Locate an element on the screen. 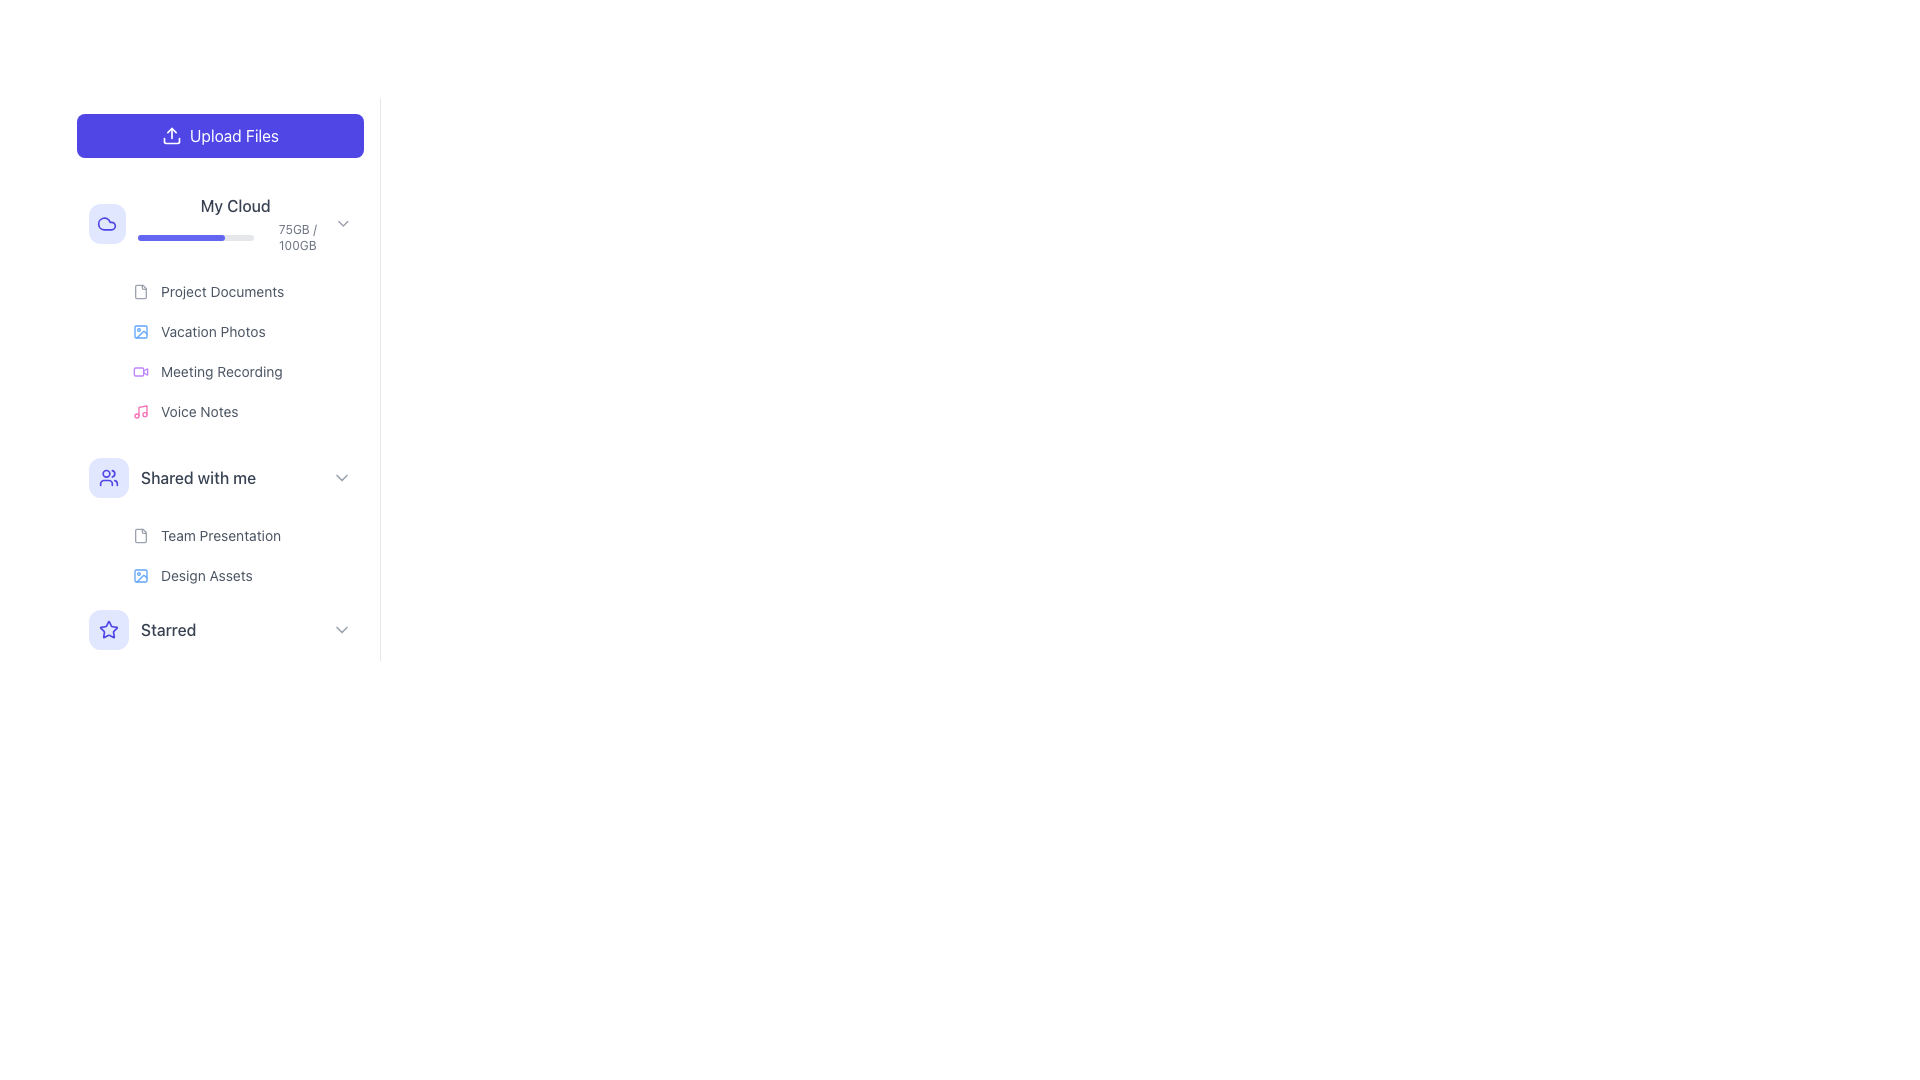 Image resolution: width=1920 pixels, height=1080 pixels. the selectable list item titled 'Design Assets' that displays its size as '234MB' is located at coordinates (243, 575).